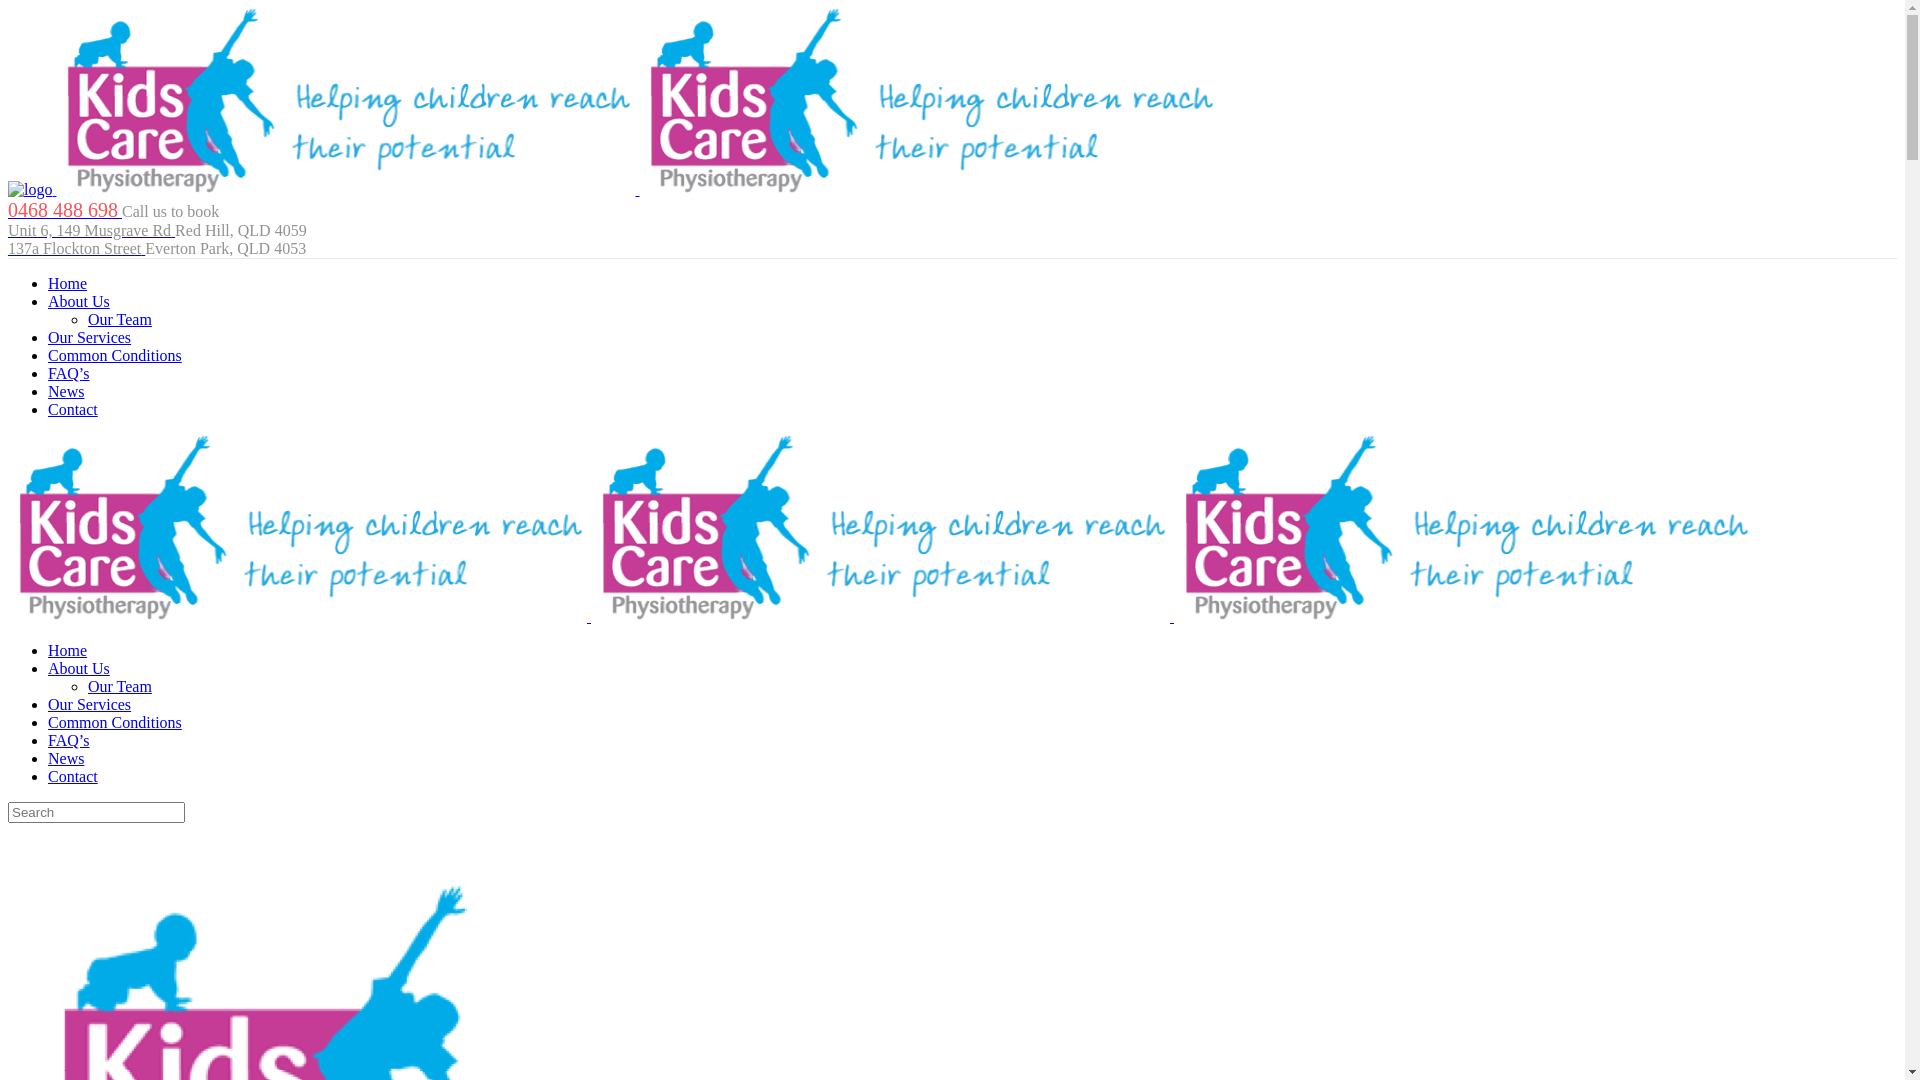 The width and height of the screenshot is (1920, 1080). Describe the element at coordinates (48, 301) in the screenshot. I see `'About Us'` at that location.